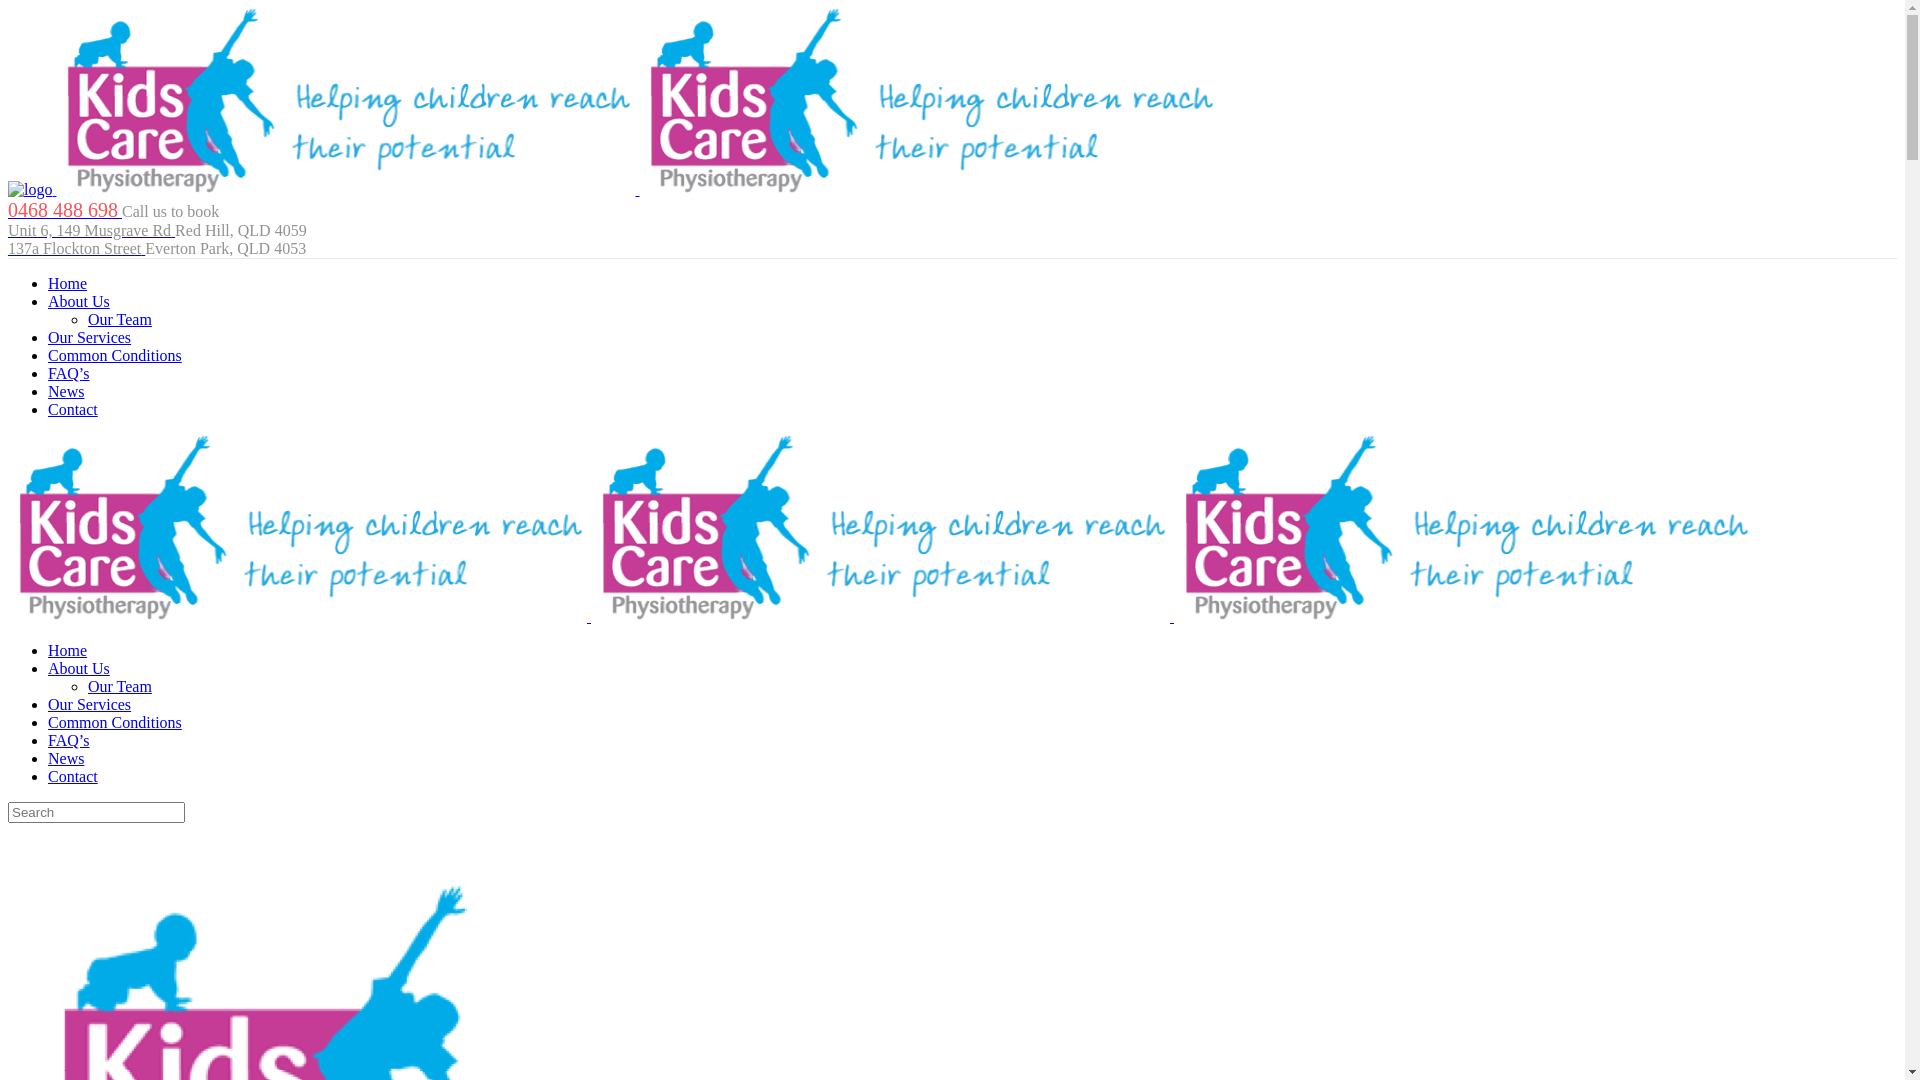 The width and height of the screenshot is (1920, 1080). Describe the element at coordinates (48, 301) in the screenshot. I see `'About Us'` at that location.